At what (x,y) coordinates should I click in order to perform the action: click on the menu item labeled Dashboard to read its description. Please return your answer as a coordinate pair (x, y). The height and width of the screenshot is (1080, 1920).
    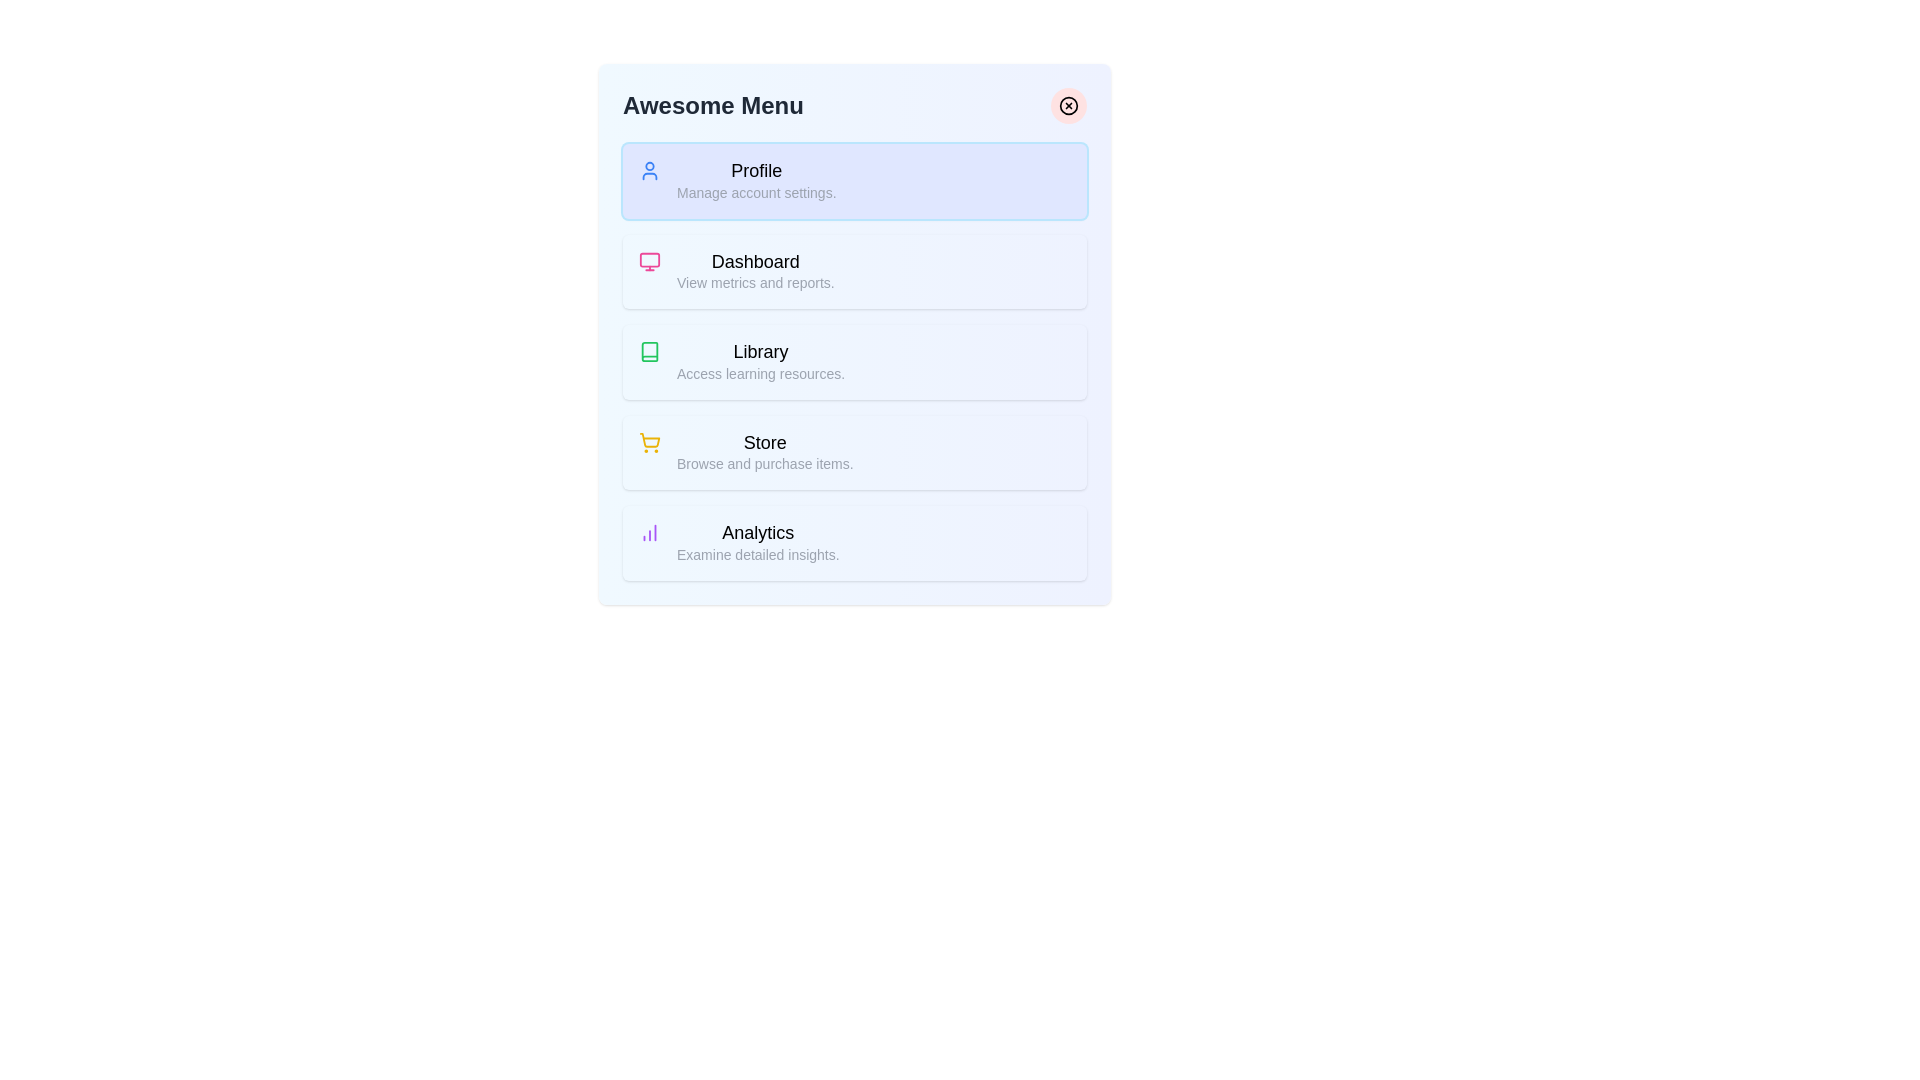
    Looking at the image, I should click on (748, 270).